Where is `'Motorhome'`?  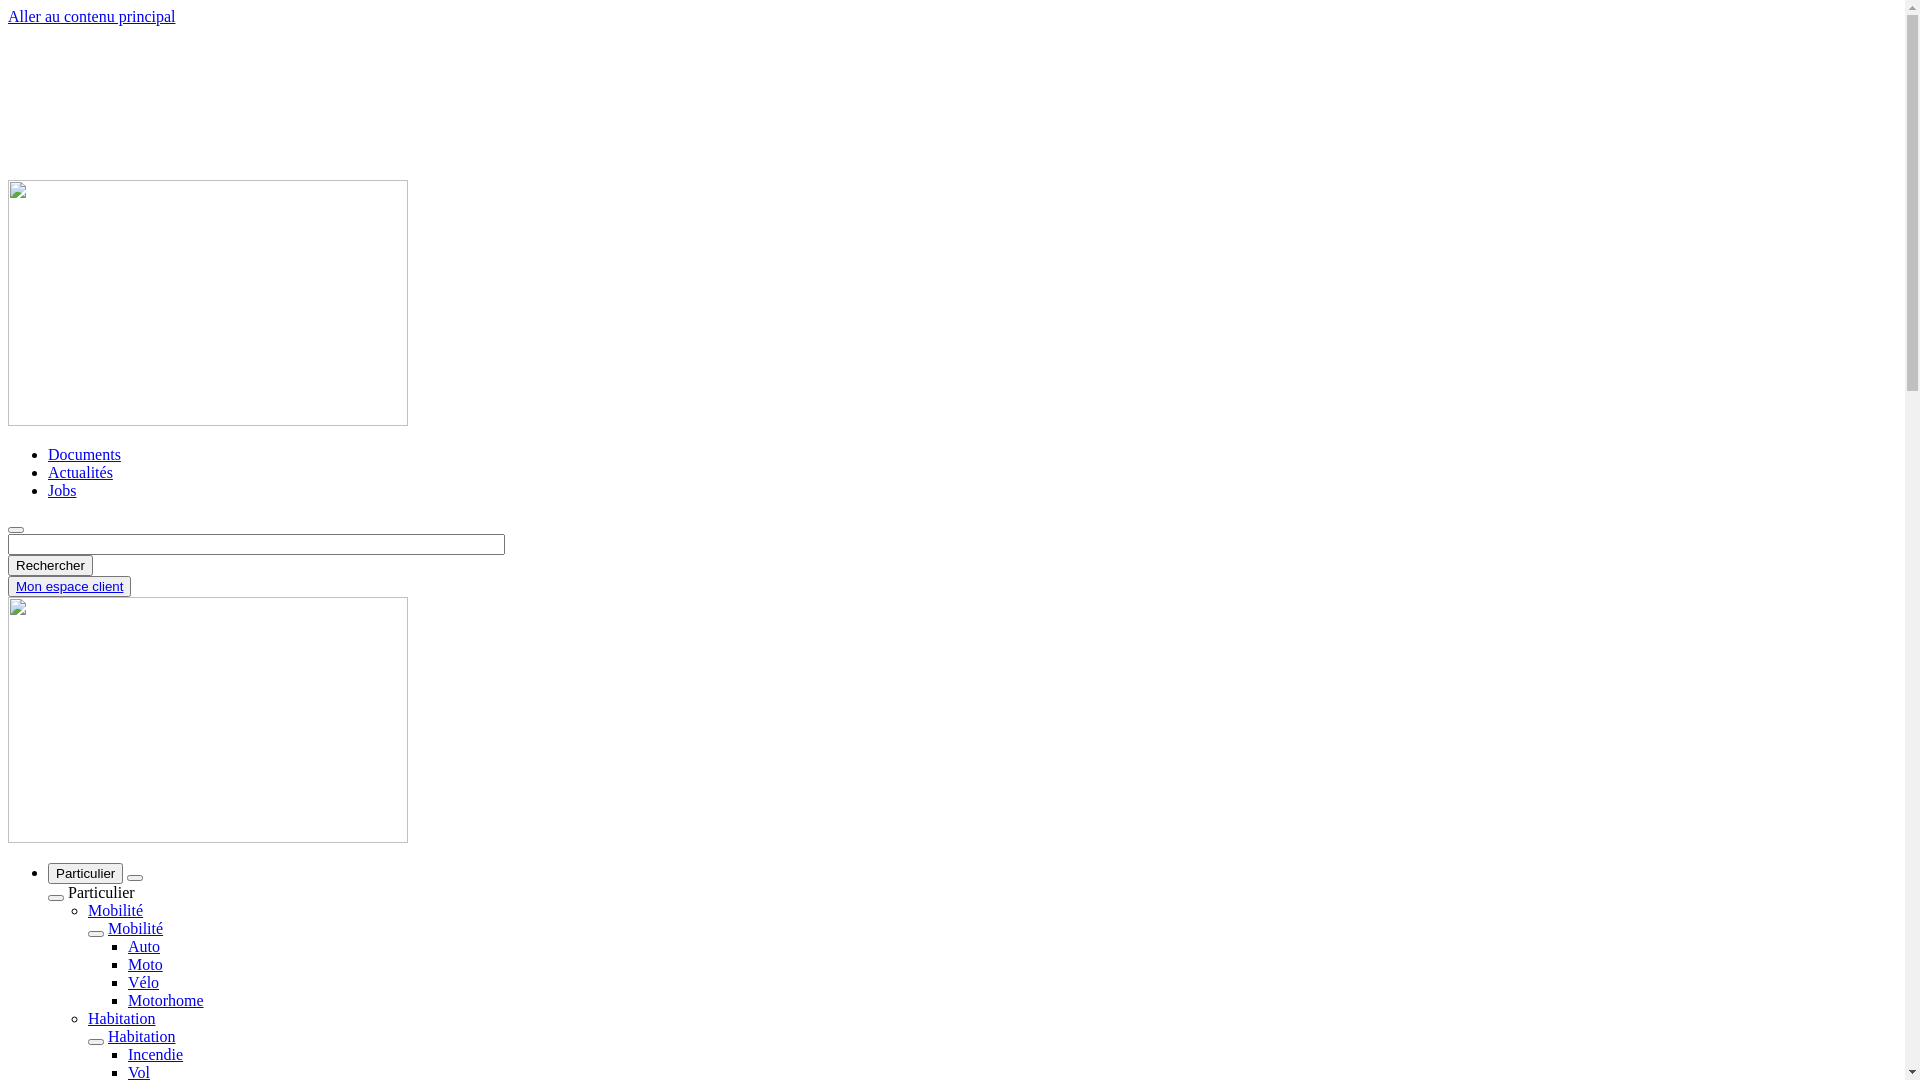
'Motorhome' is located at coordinates (166, 1000).